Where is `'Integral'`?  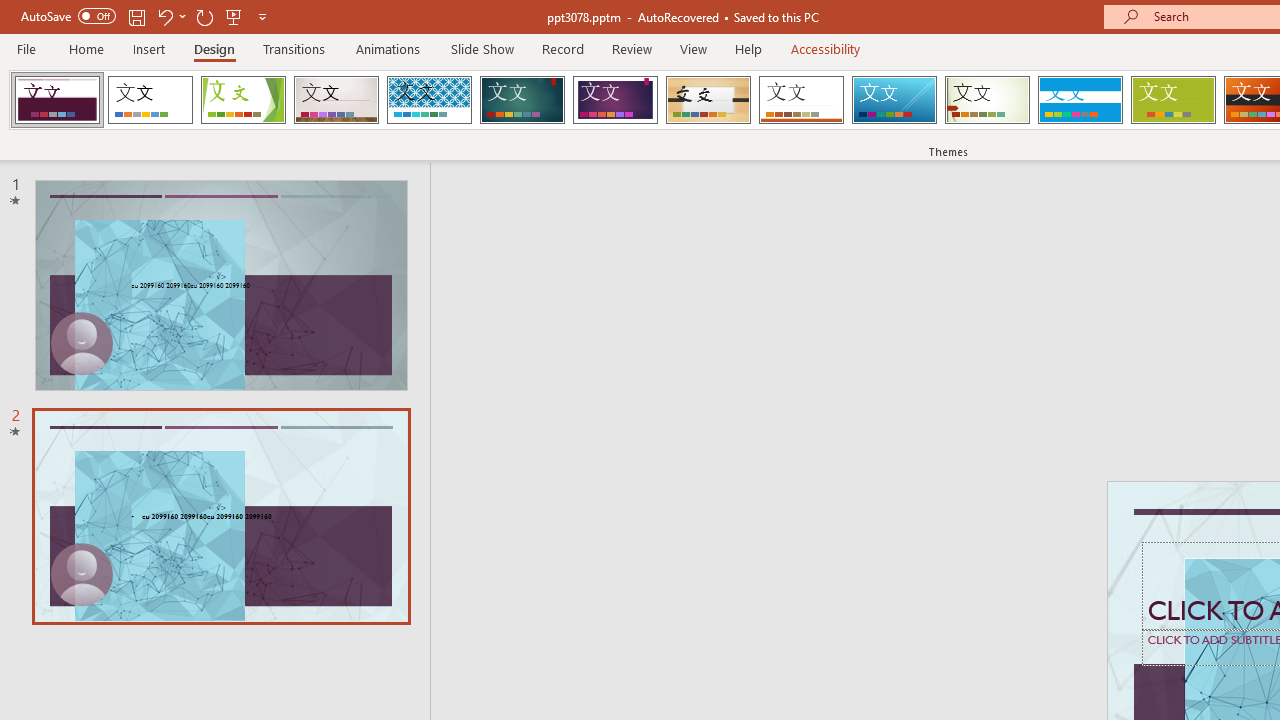 'Integral' is located at coordinates (428, 100).